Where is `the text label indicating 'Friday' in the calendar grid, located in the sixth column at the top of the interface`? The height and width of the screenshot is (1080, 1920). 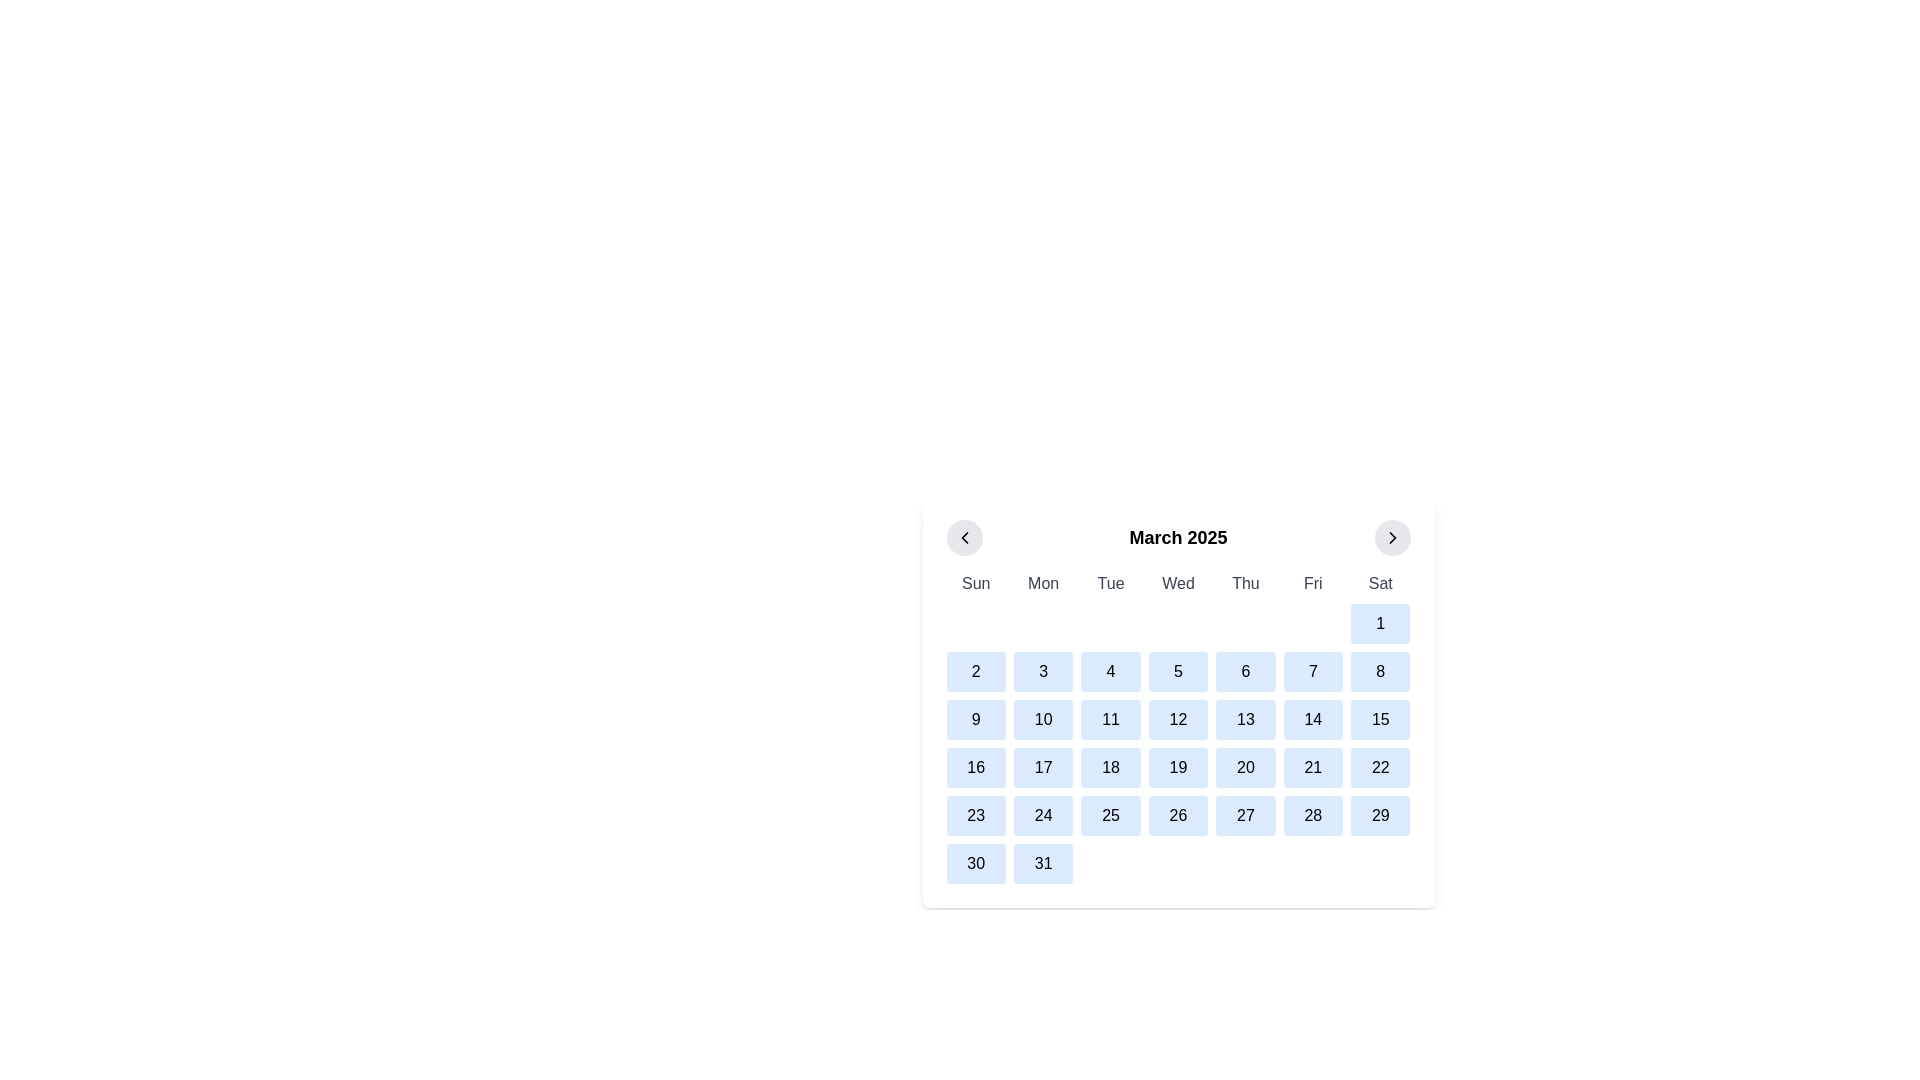 the text label indicating 'Friday' in the calendar grid, located in the sixth column at the top of the interface is located at coordinates (1313, 583).